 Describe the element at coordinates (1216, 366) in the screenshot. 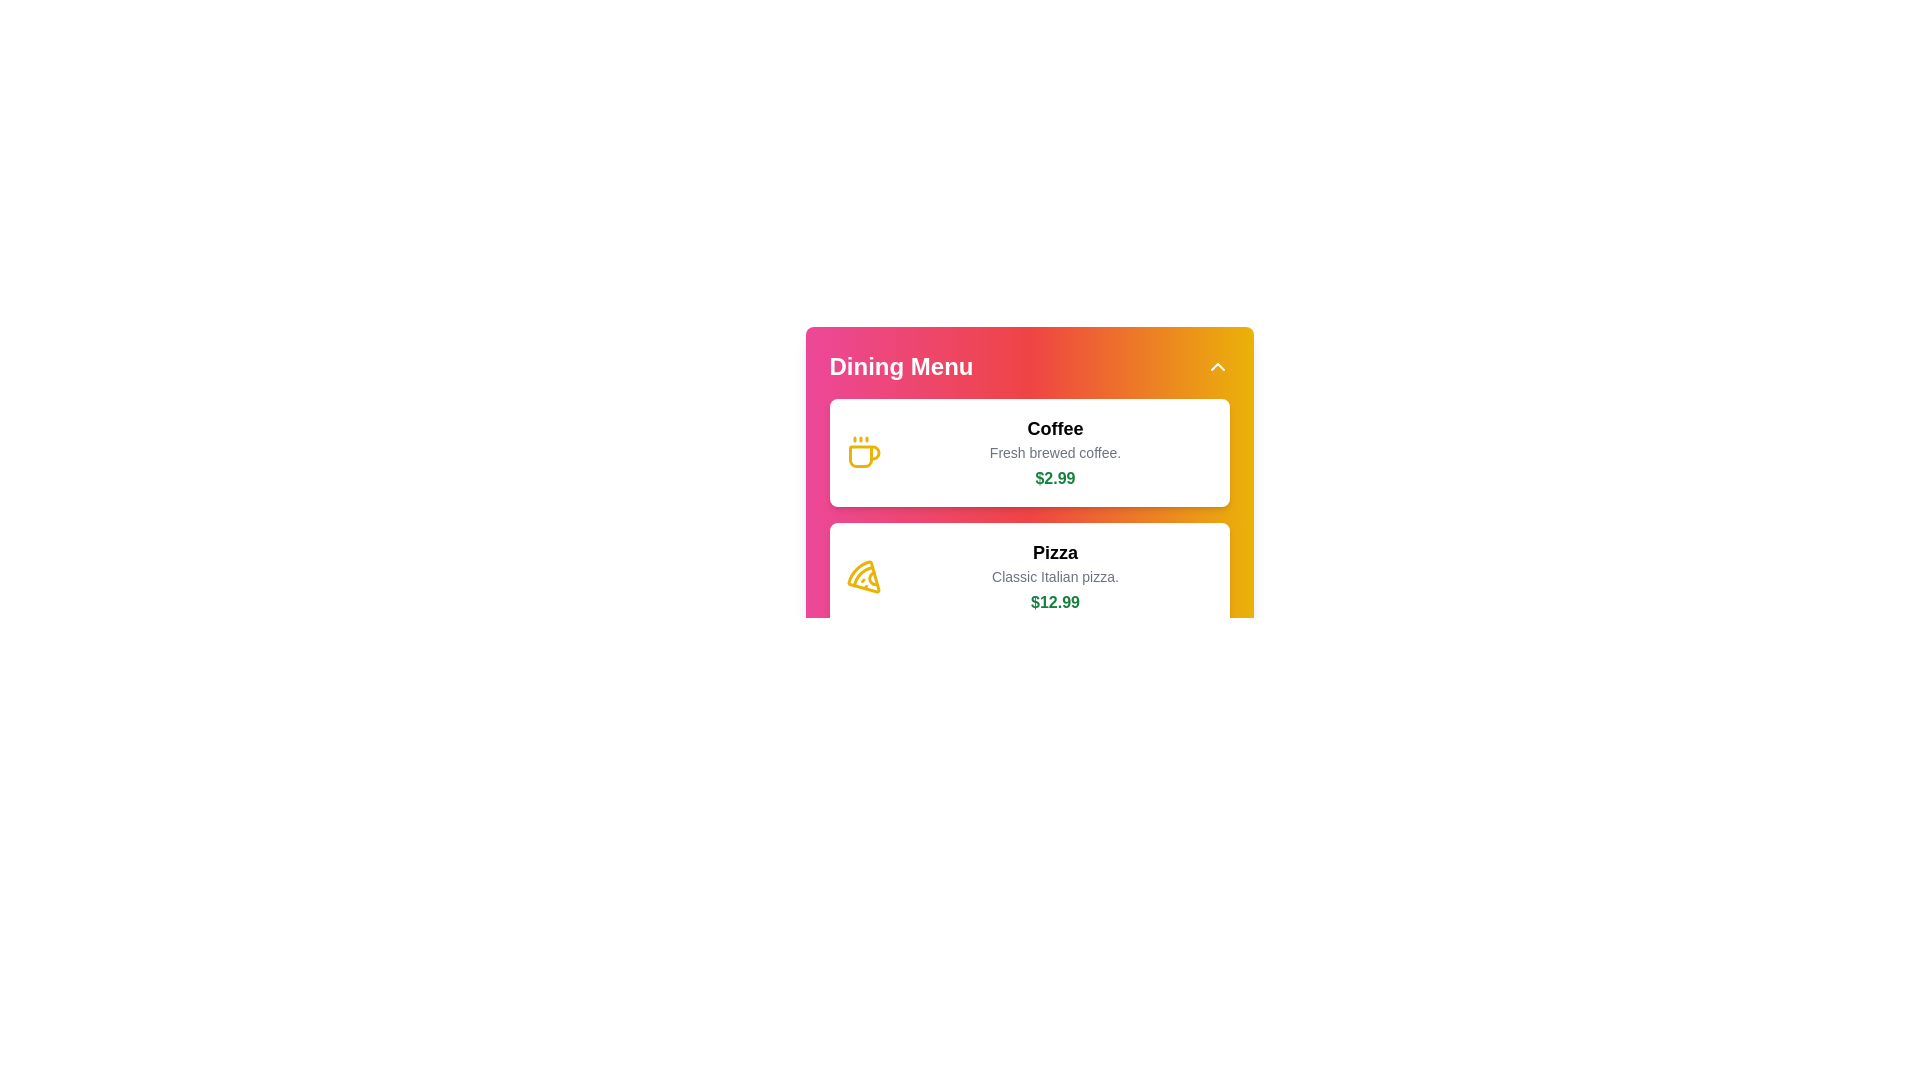

I see `the toggle button to toggle the menu visibility` at that location.